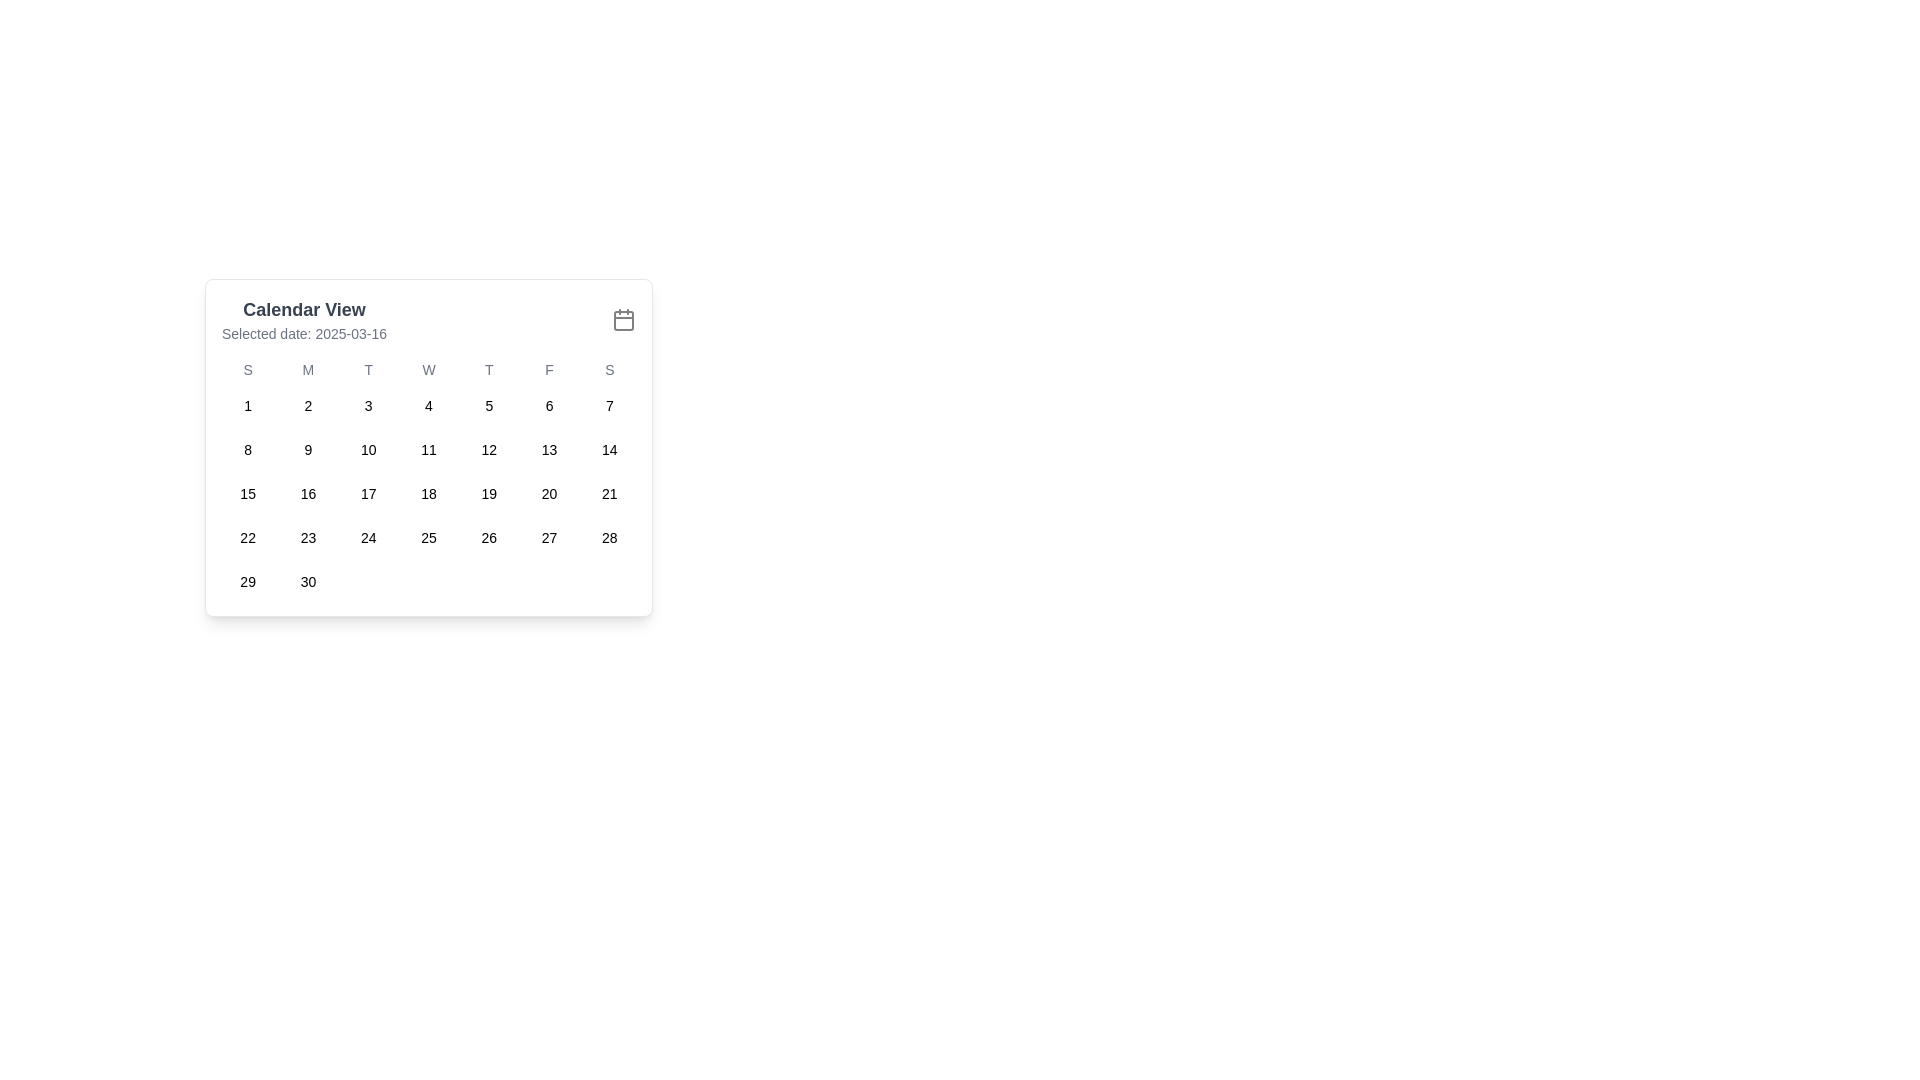 This screenshot has height=1080, width=1920. I want to click on the square button labeled '1' with a rounded border in the calendar grid, so click(247, 405).